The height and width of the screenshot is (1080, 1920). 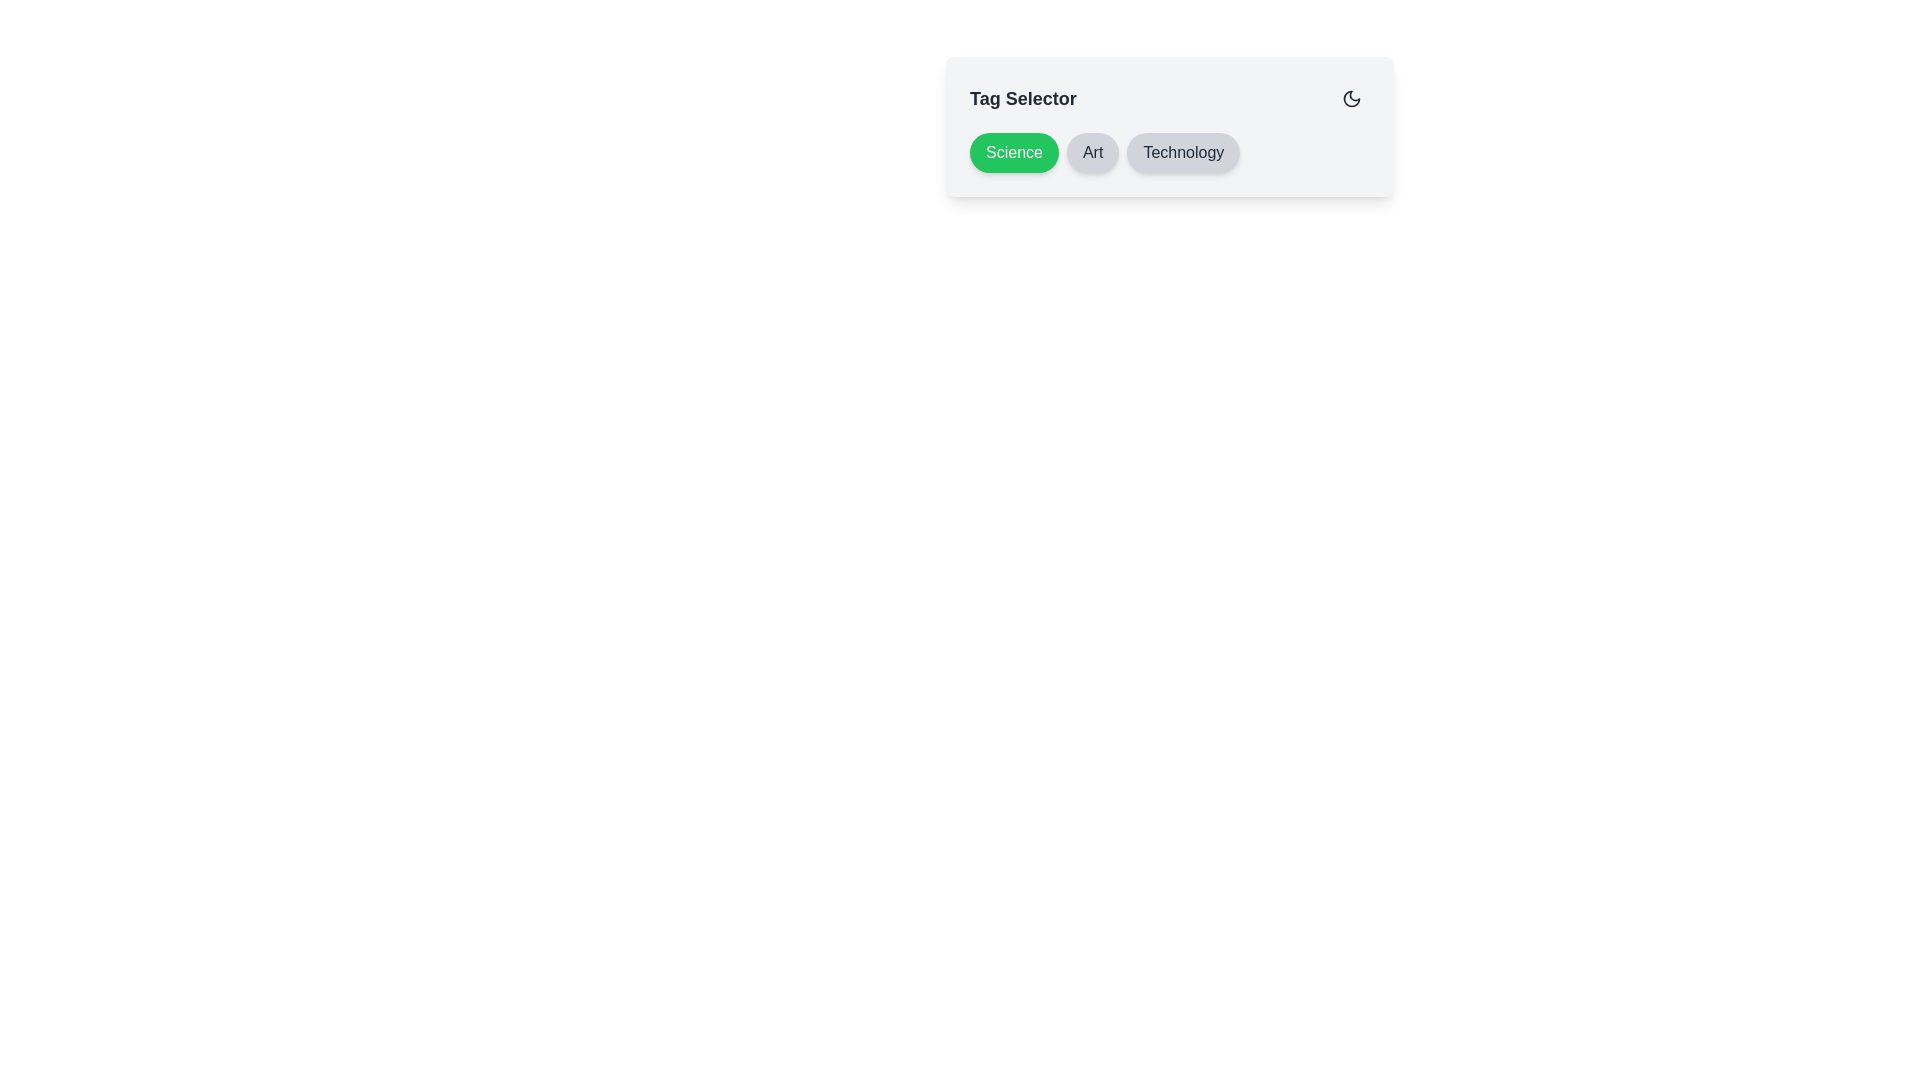 I want to click on the tag Art by clicking on it, so click(x=1092, y=152).